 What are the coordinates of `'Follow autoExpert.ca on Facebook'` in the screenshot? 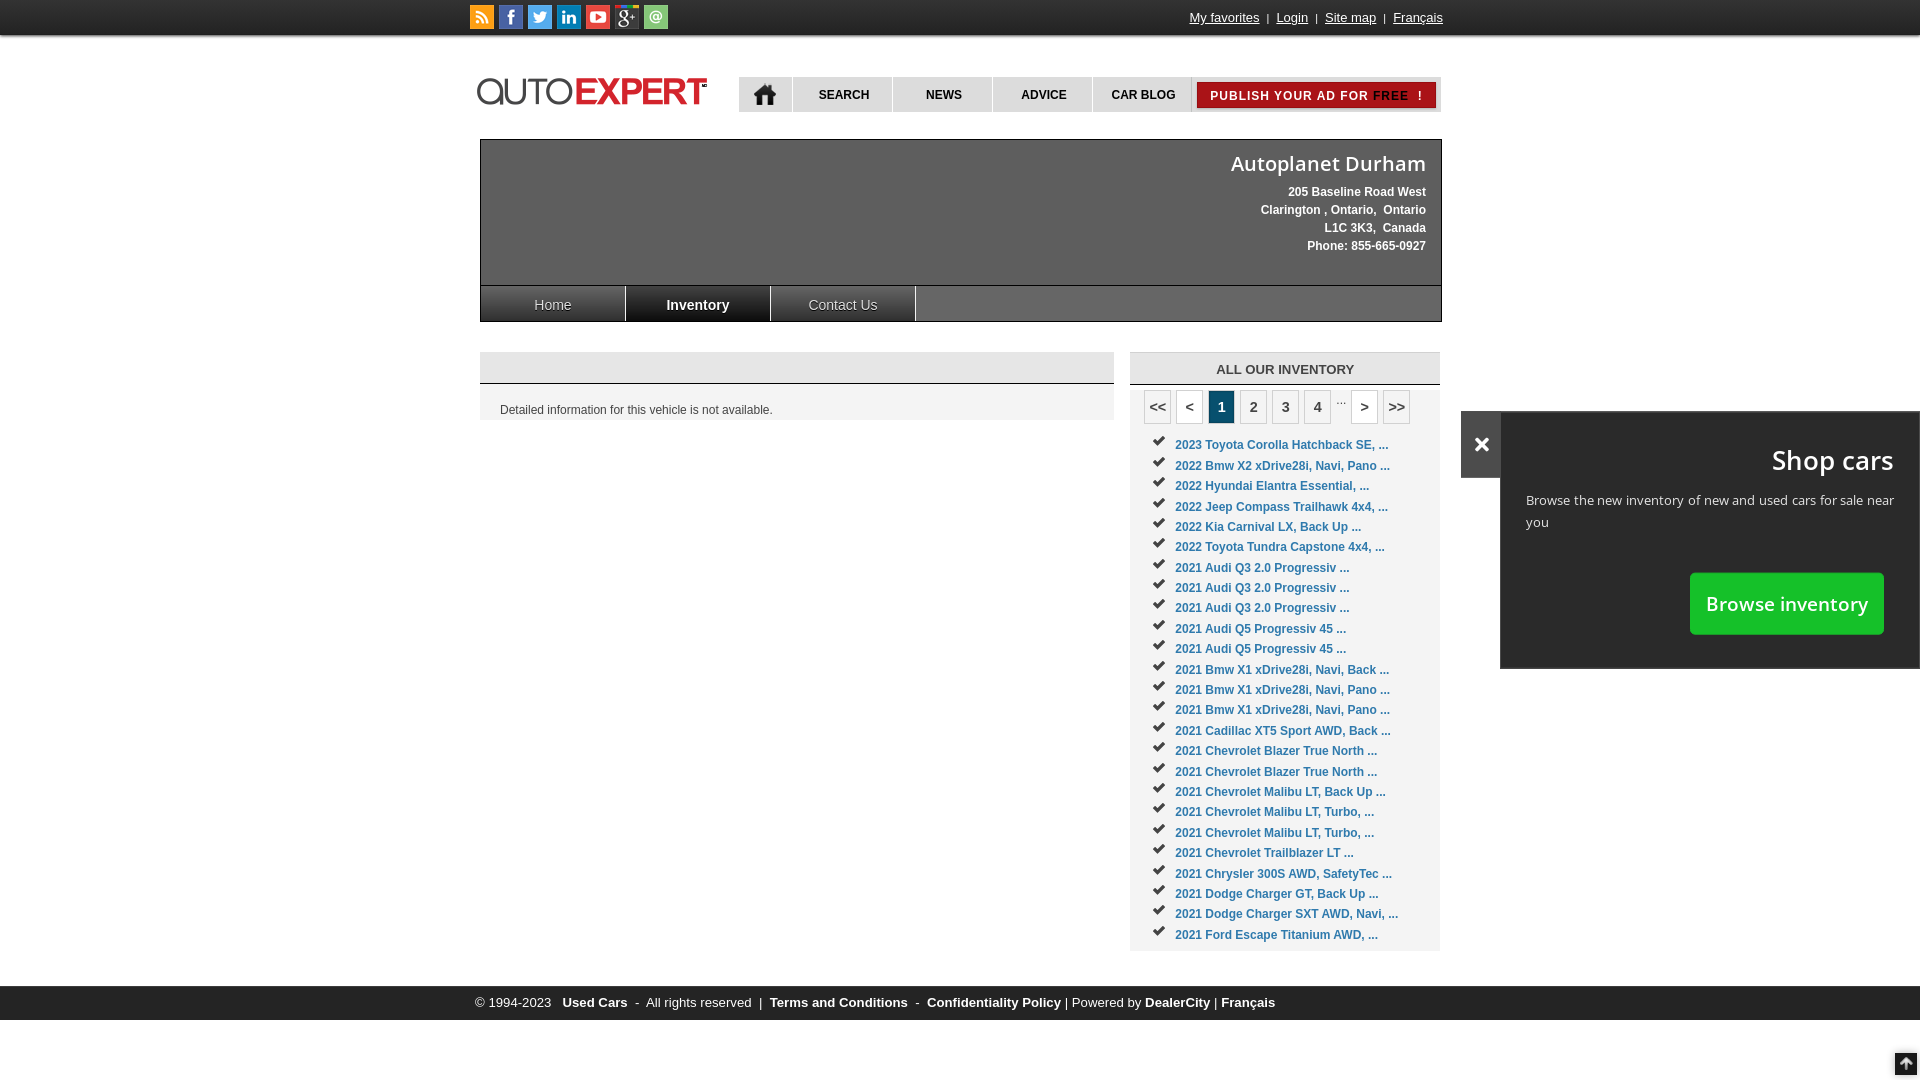 It's located at (510, 24).